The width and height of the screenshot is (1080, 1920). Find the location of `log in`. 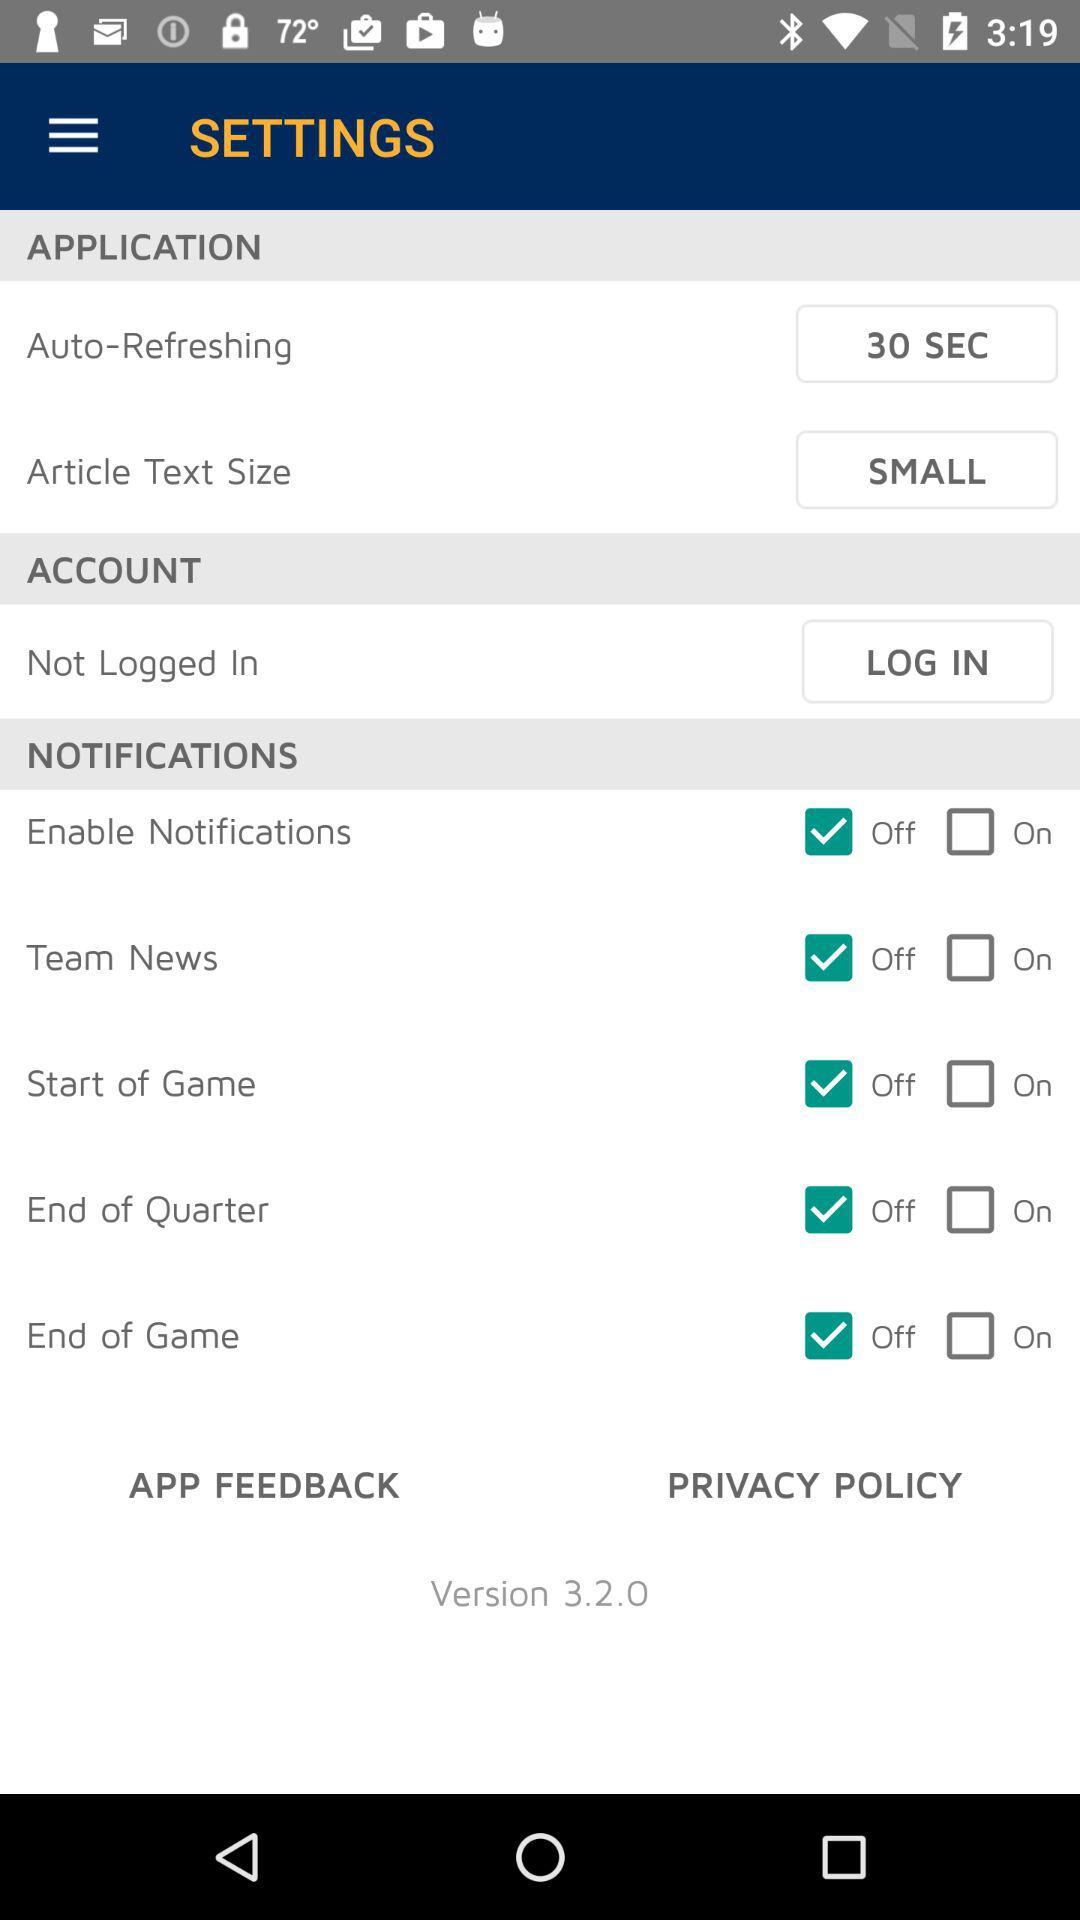

log in is located at coordinates (927, 661).